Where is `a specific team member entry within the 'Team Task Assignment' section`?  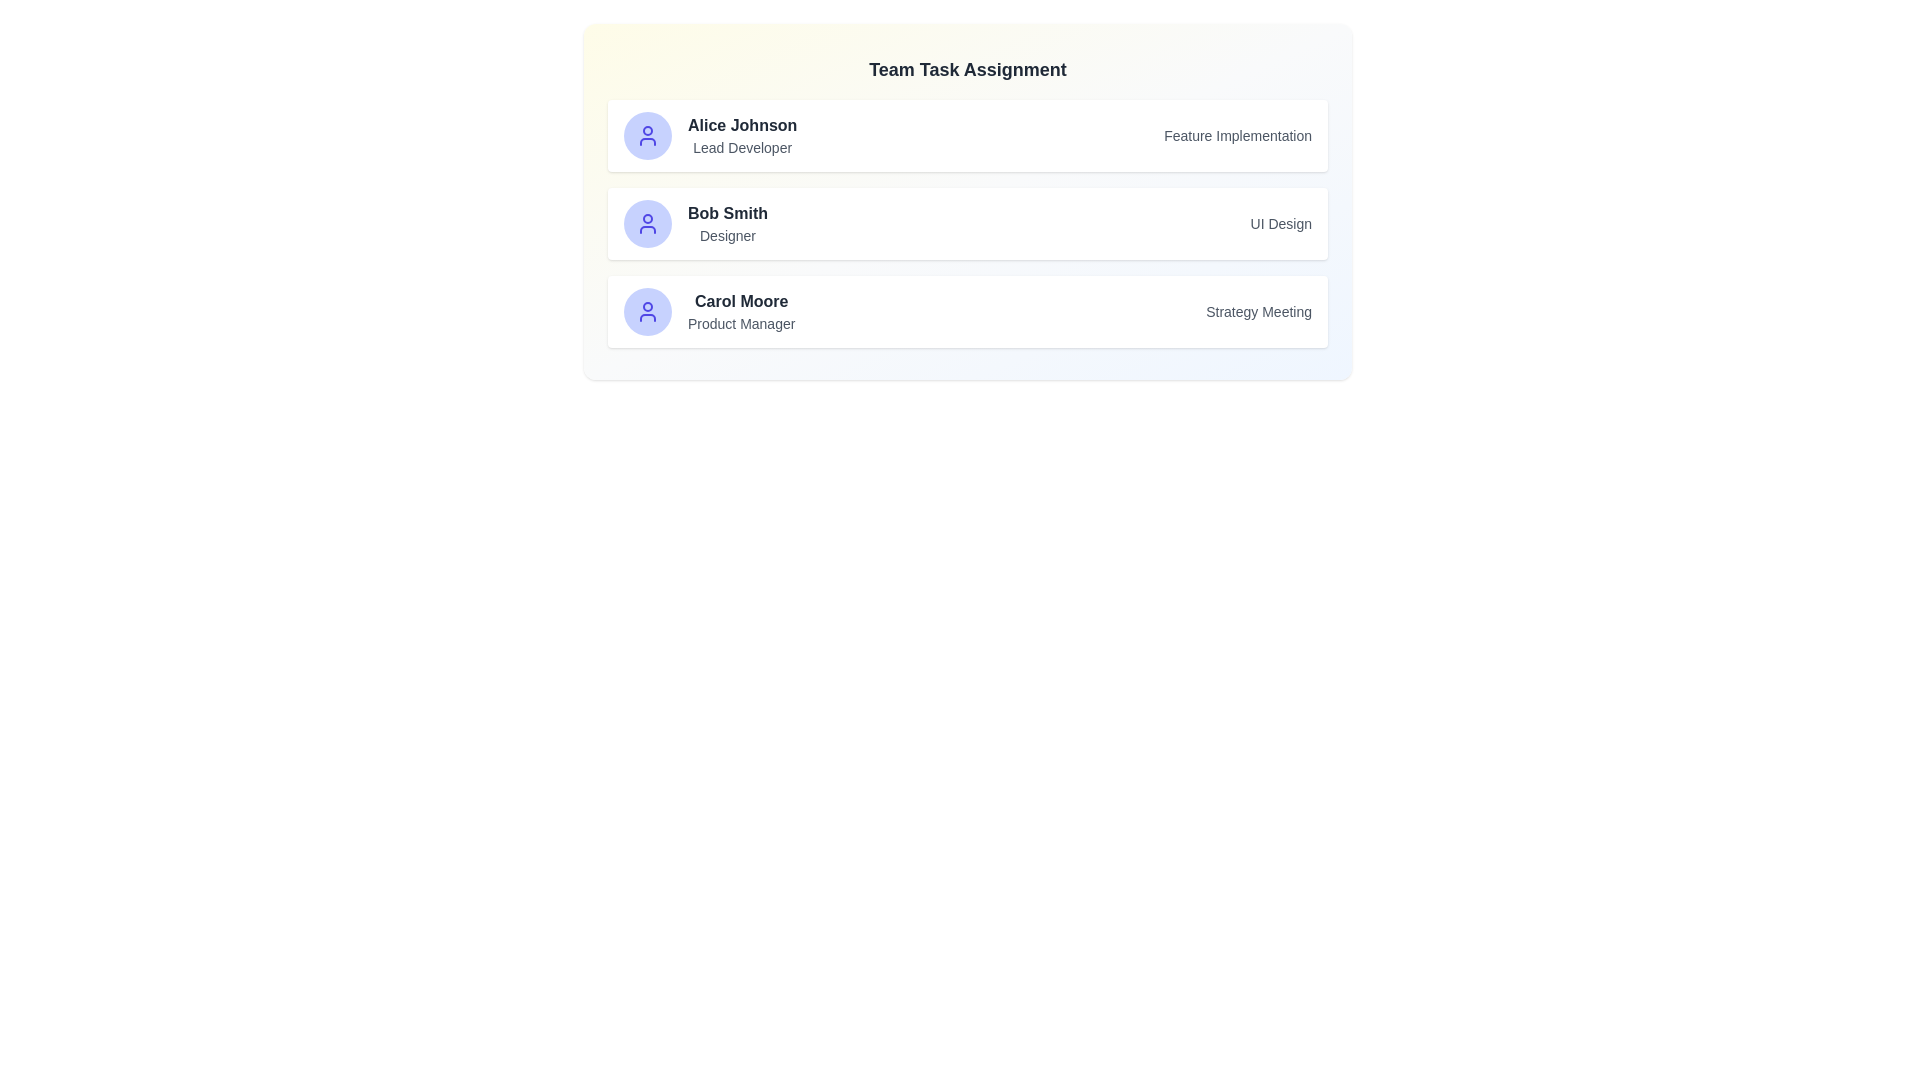 a specific team member entry within the 'Team Task Assignment' section is located at coordinates (968, 223).